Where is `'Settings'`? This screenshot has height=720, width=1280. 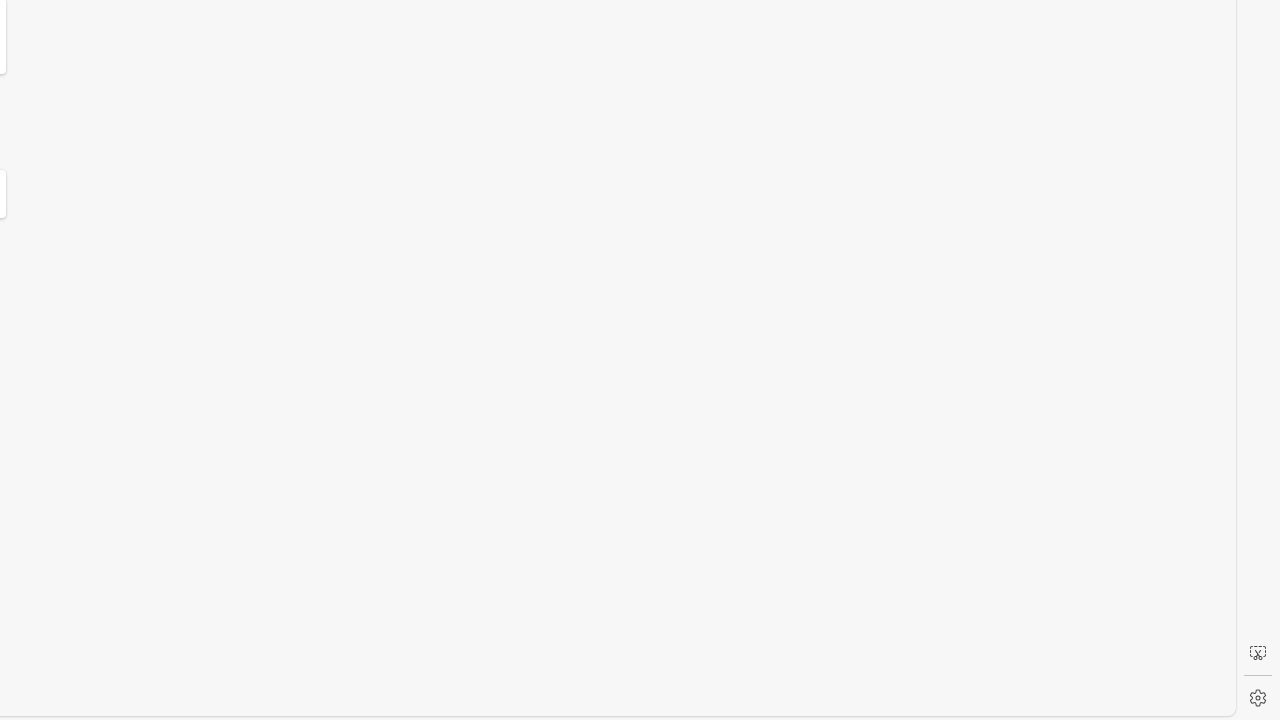 'Settings' is located at coordinates (1256, 696).